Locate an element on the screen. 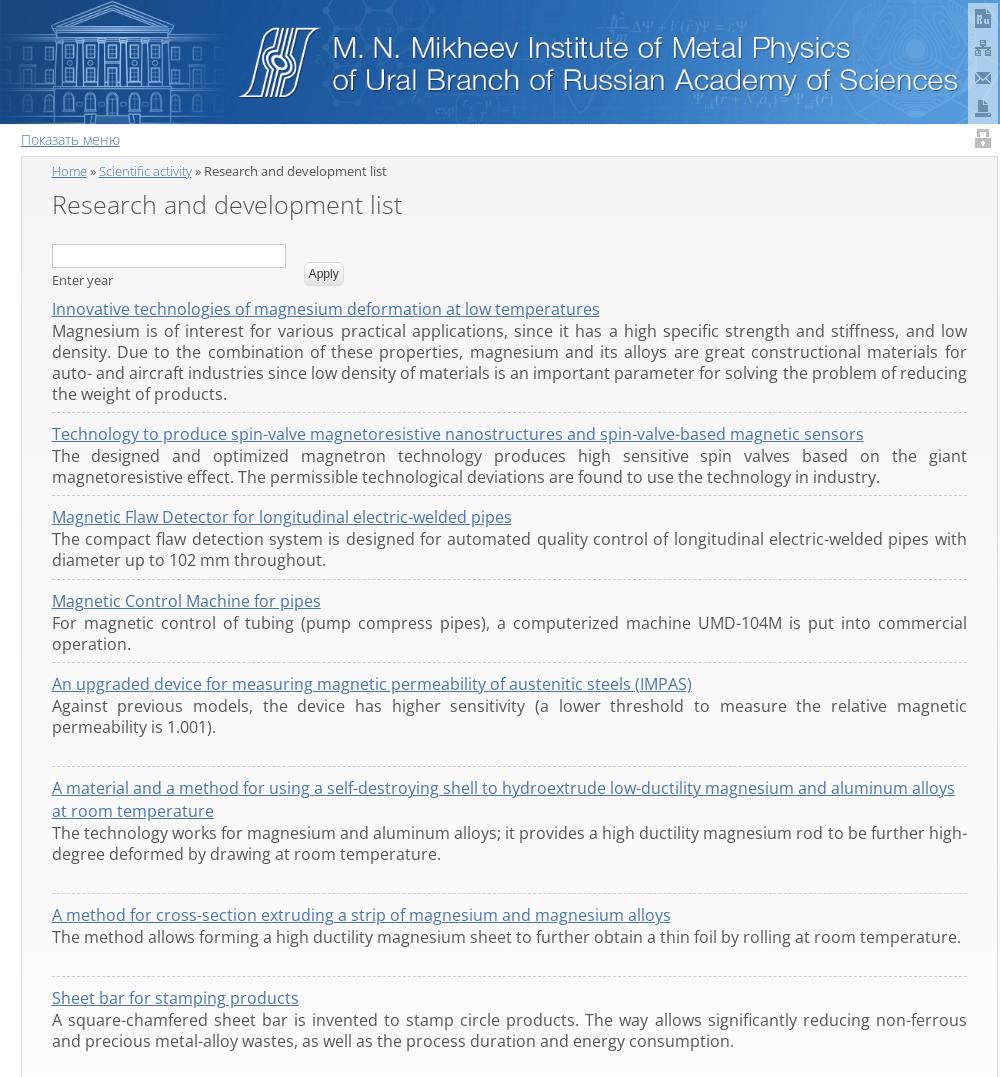 The image size is (1000, 1077). 'A material and a method for using a self-destroying shell to hydroextrude low-ductility magnesium and aluminum alloys at room temperature' is located at coordinates (502, 798).